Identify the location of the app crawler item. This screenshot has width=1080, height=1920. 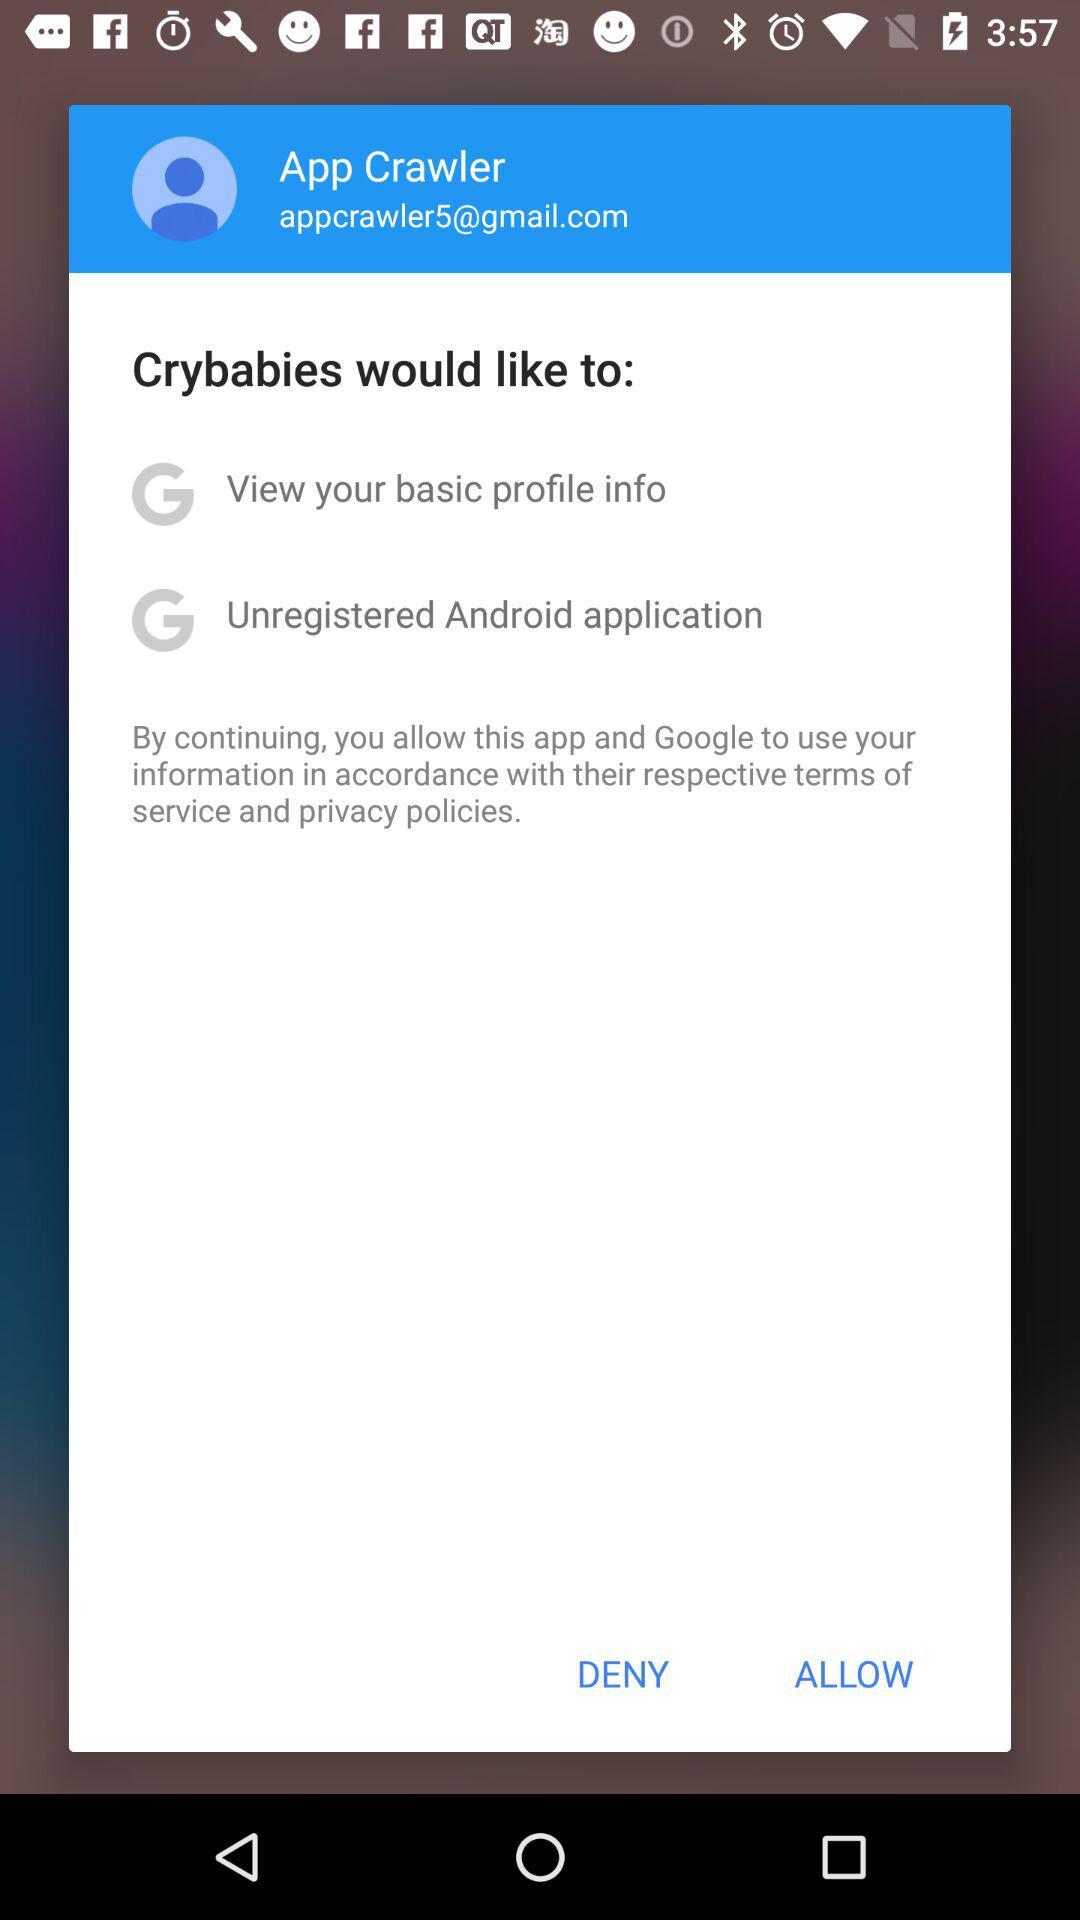
(392, 164).